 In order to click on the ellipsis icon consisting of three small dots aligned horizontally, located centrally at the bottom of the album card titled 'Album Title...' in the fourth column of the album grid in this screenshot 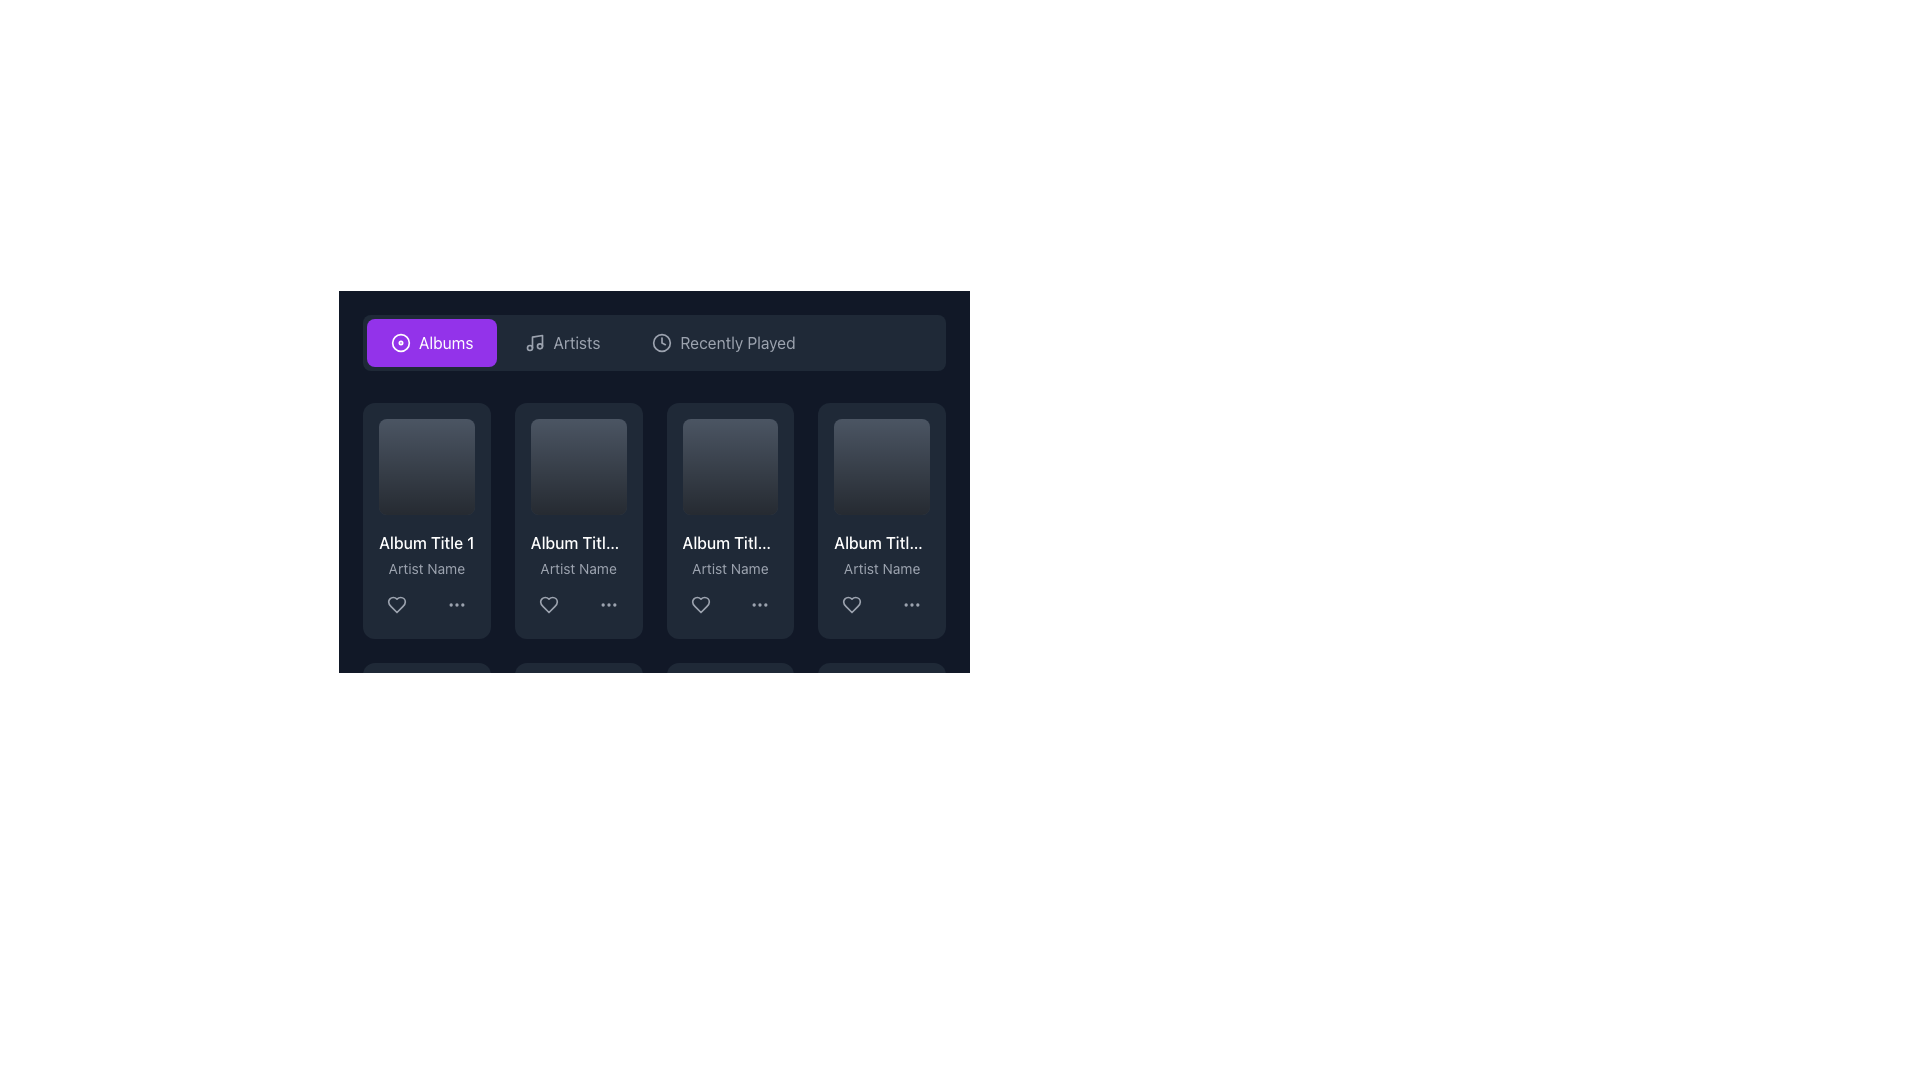, I will do `click(911, 603)`.